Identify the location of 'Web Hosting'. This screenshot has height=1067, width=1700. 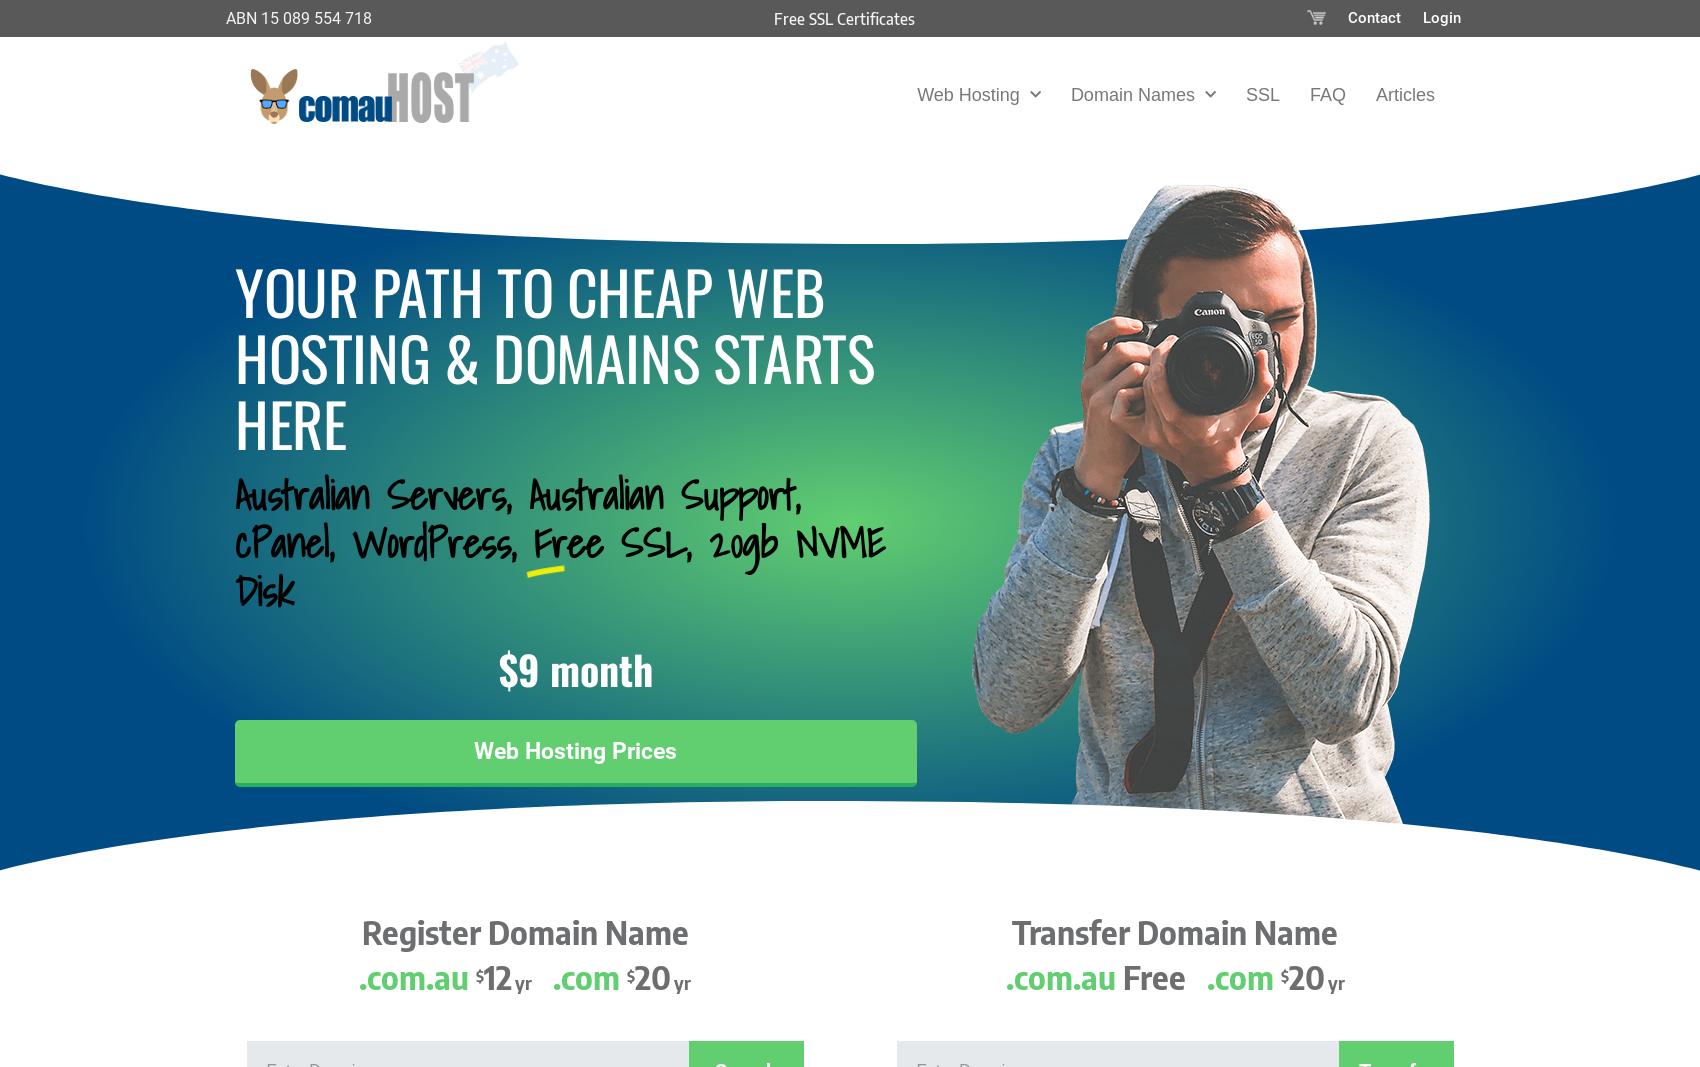
(916, 93).